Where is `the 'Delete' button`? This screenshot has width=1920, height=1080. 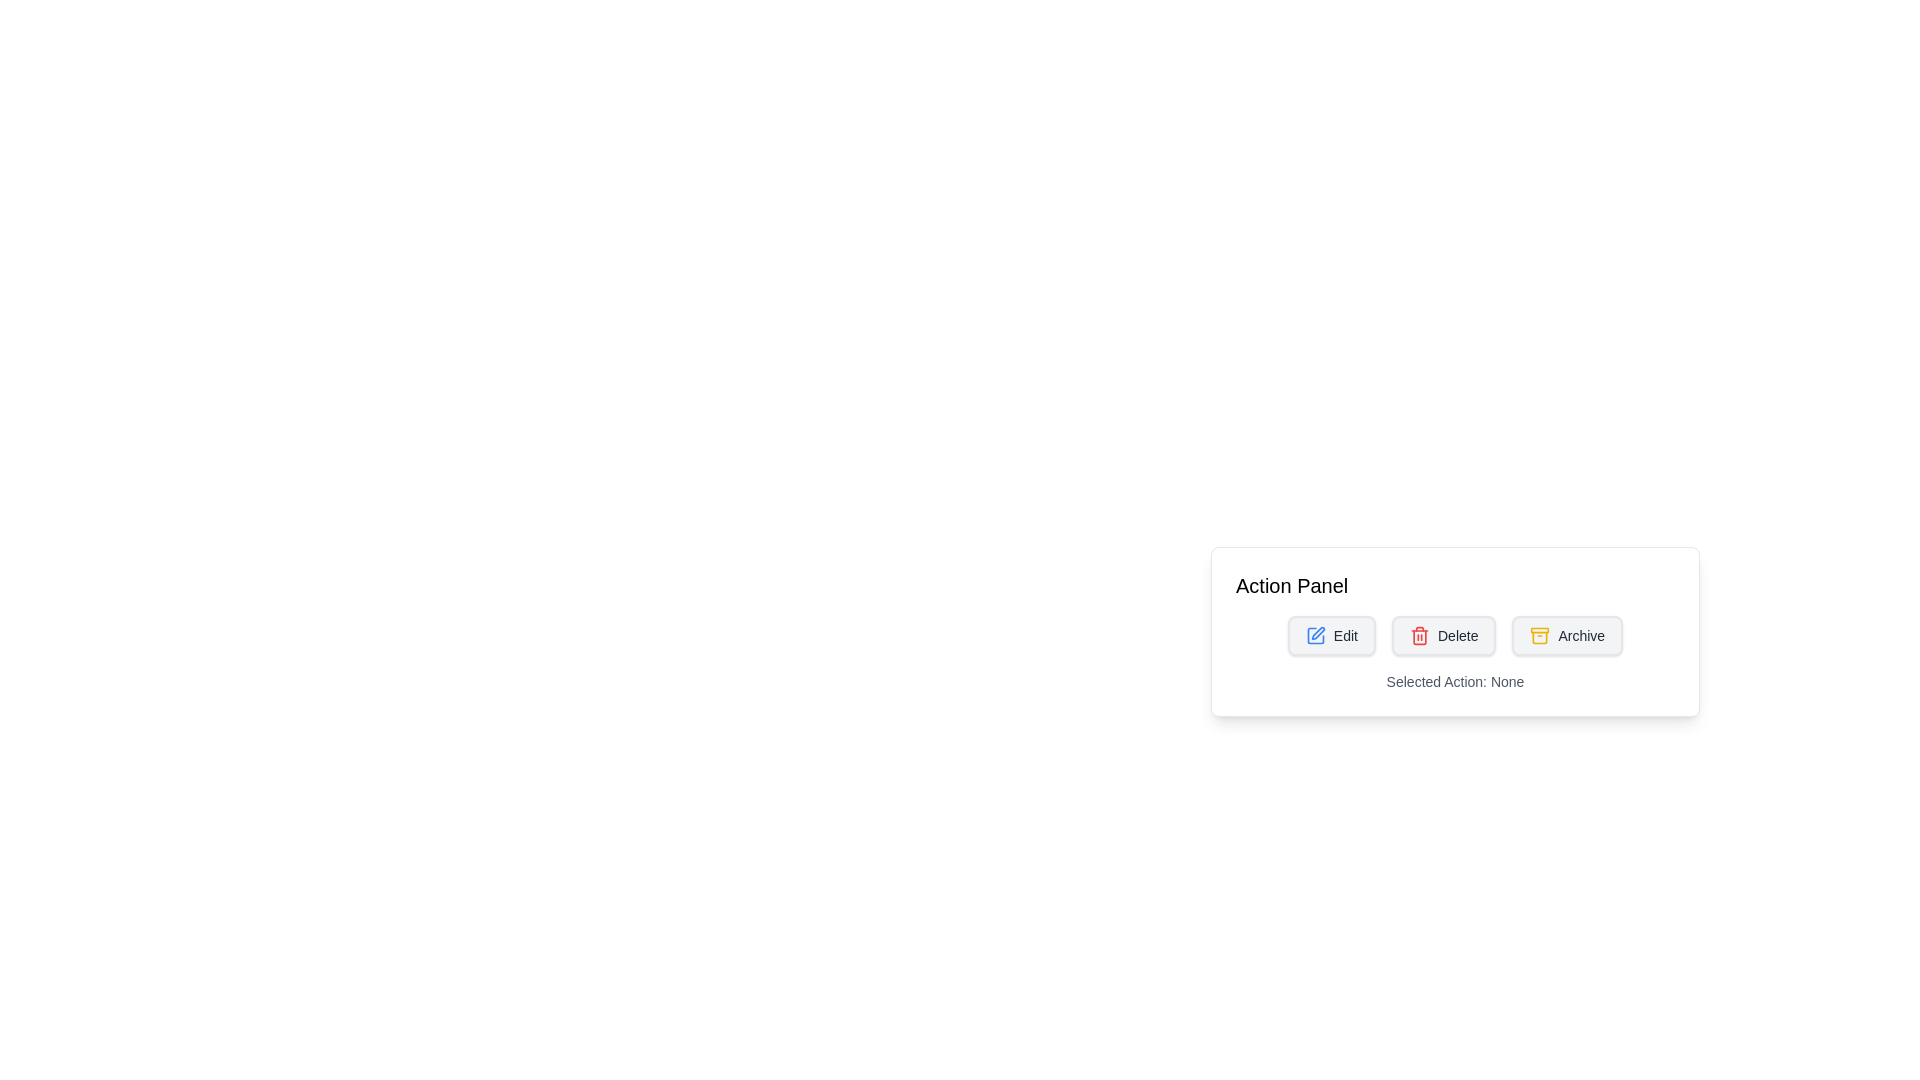
the 'Delete' button is located at coordinates (1444, 636).